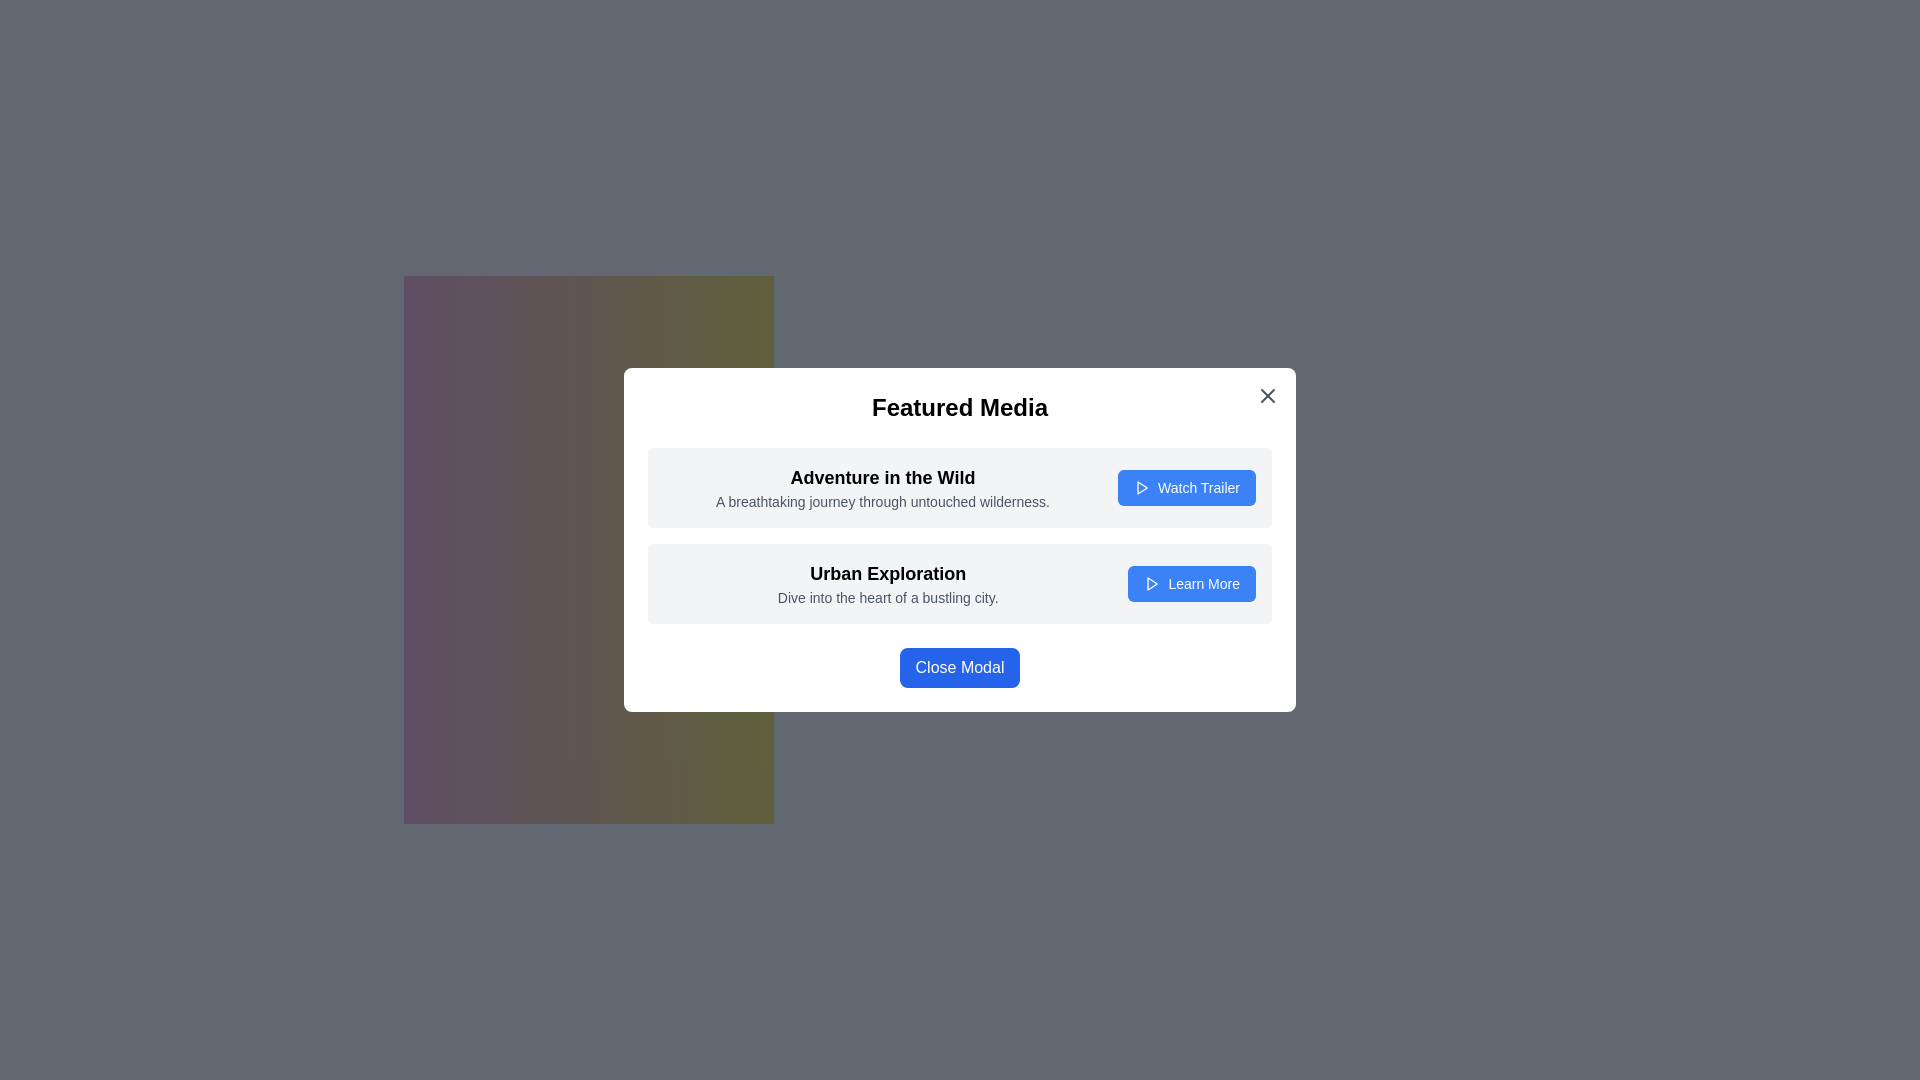 This screenshot has height=1080, width=1920. What do you see at coordinates (887, 596) in the screenshot?
I see `the Text label that provides a descriptive elaboration for the 'Urban Exploration' media section, located beneath the 'Urban Exploration' title in the modal dialog box` at bounding box center [887, 596].